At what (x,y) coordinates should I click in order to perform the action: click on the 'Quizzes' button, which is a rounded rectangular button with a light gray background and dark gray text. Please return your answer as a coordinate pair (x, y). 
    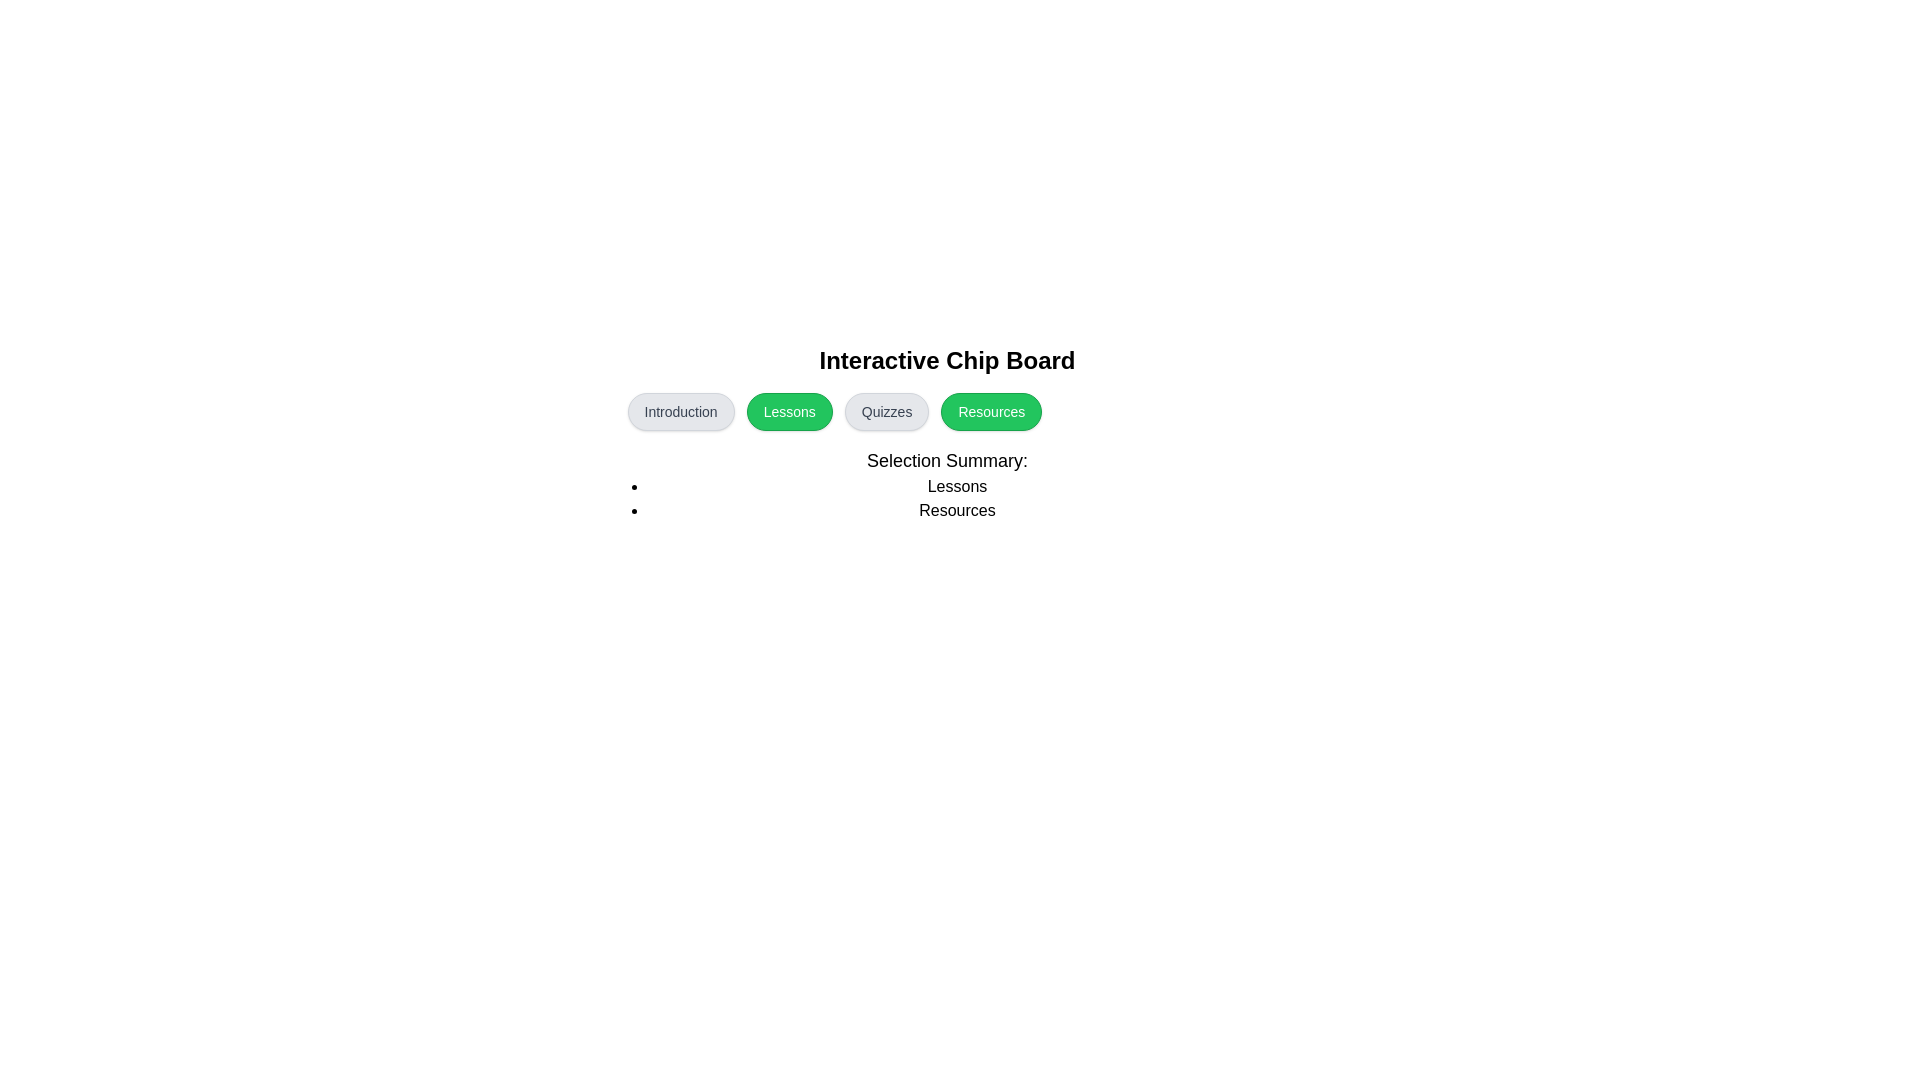
    Looking at the image, I should click on (886, 411).